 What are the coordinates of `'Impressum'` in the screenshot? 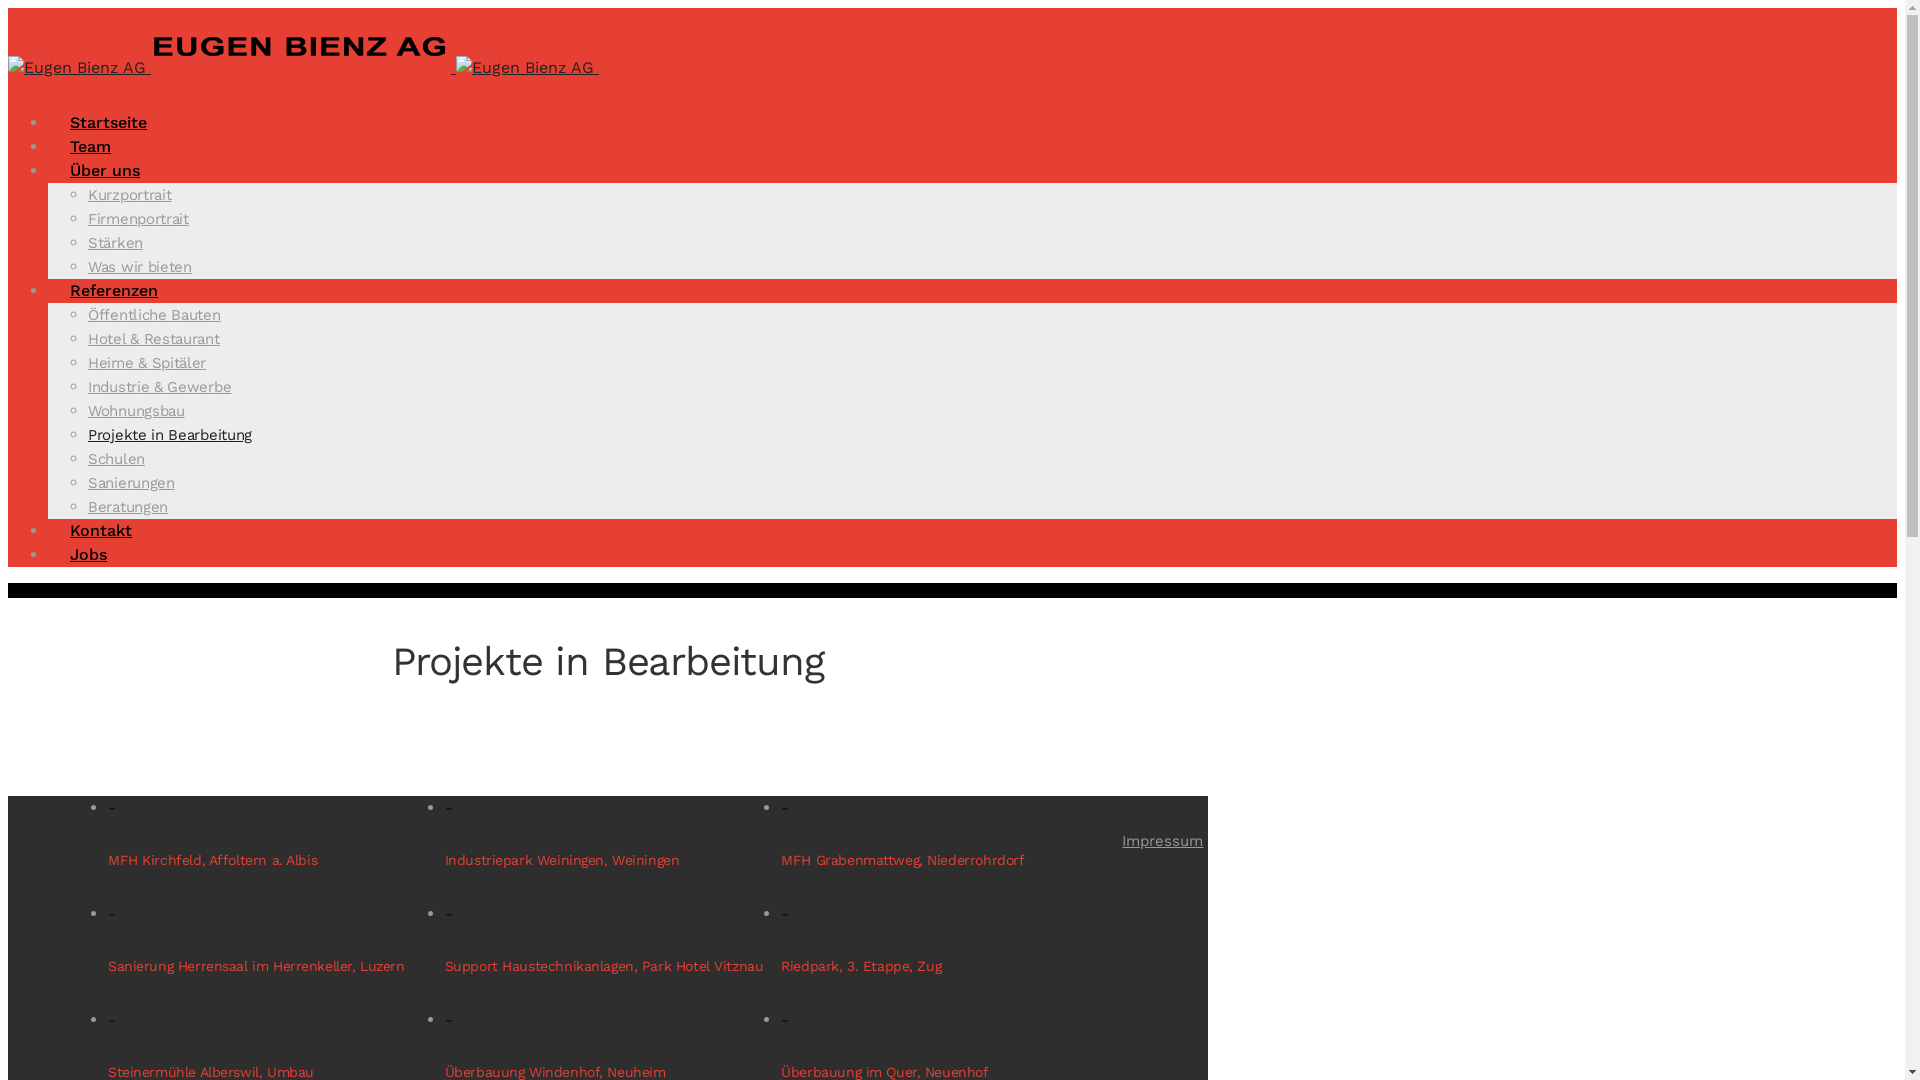 It's located at (1162, 840).